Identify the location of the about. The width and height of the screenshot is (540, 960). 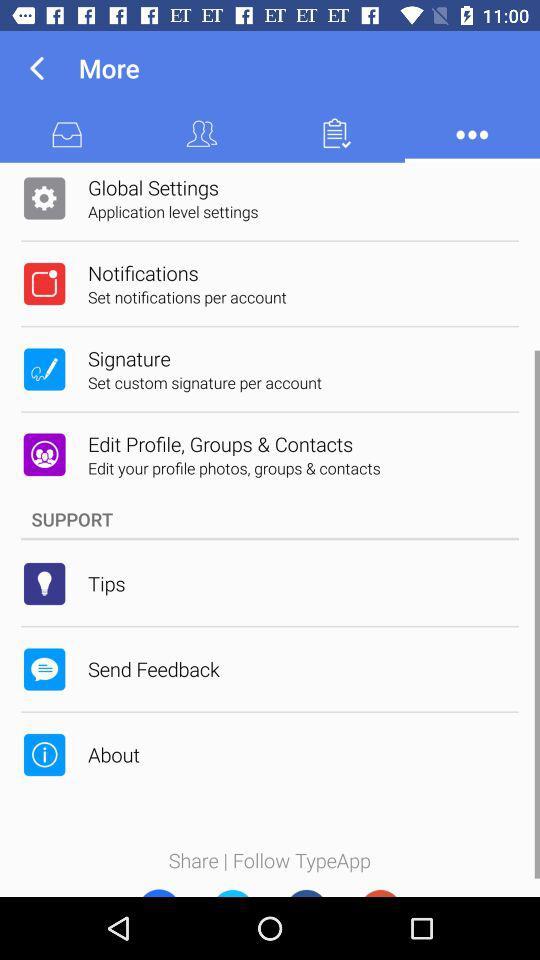
(113, 753).